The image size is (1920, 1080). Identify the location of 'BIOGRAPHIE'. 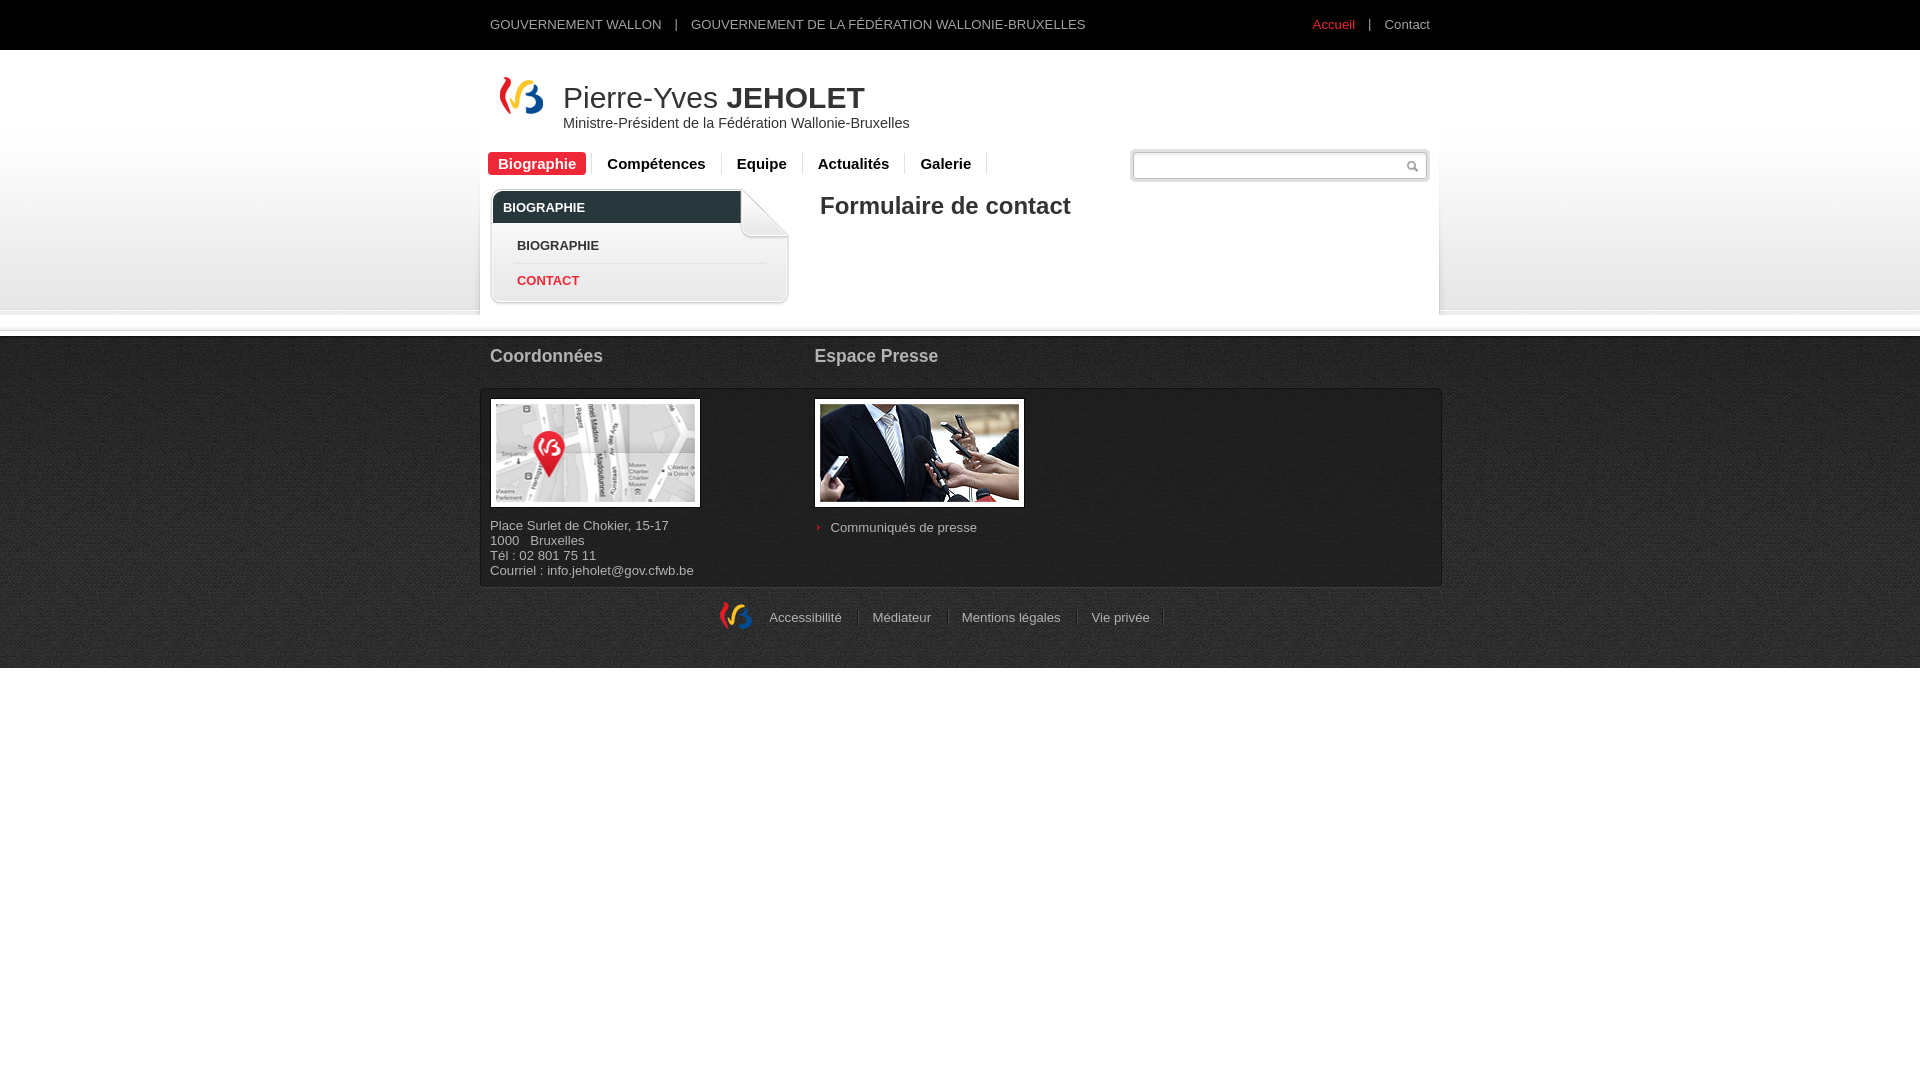
(557, 244).